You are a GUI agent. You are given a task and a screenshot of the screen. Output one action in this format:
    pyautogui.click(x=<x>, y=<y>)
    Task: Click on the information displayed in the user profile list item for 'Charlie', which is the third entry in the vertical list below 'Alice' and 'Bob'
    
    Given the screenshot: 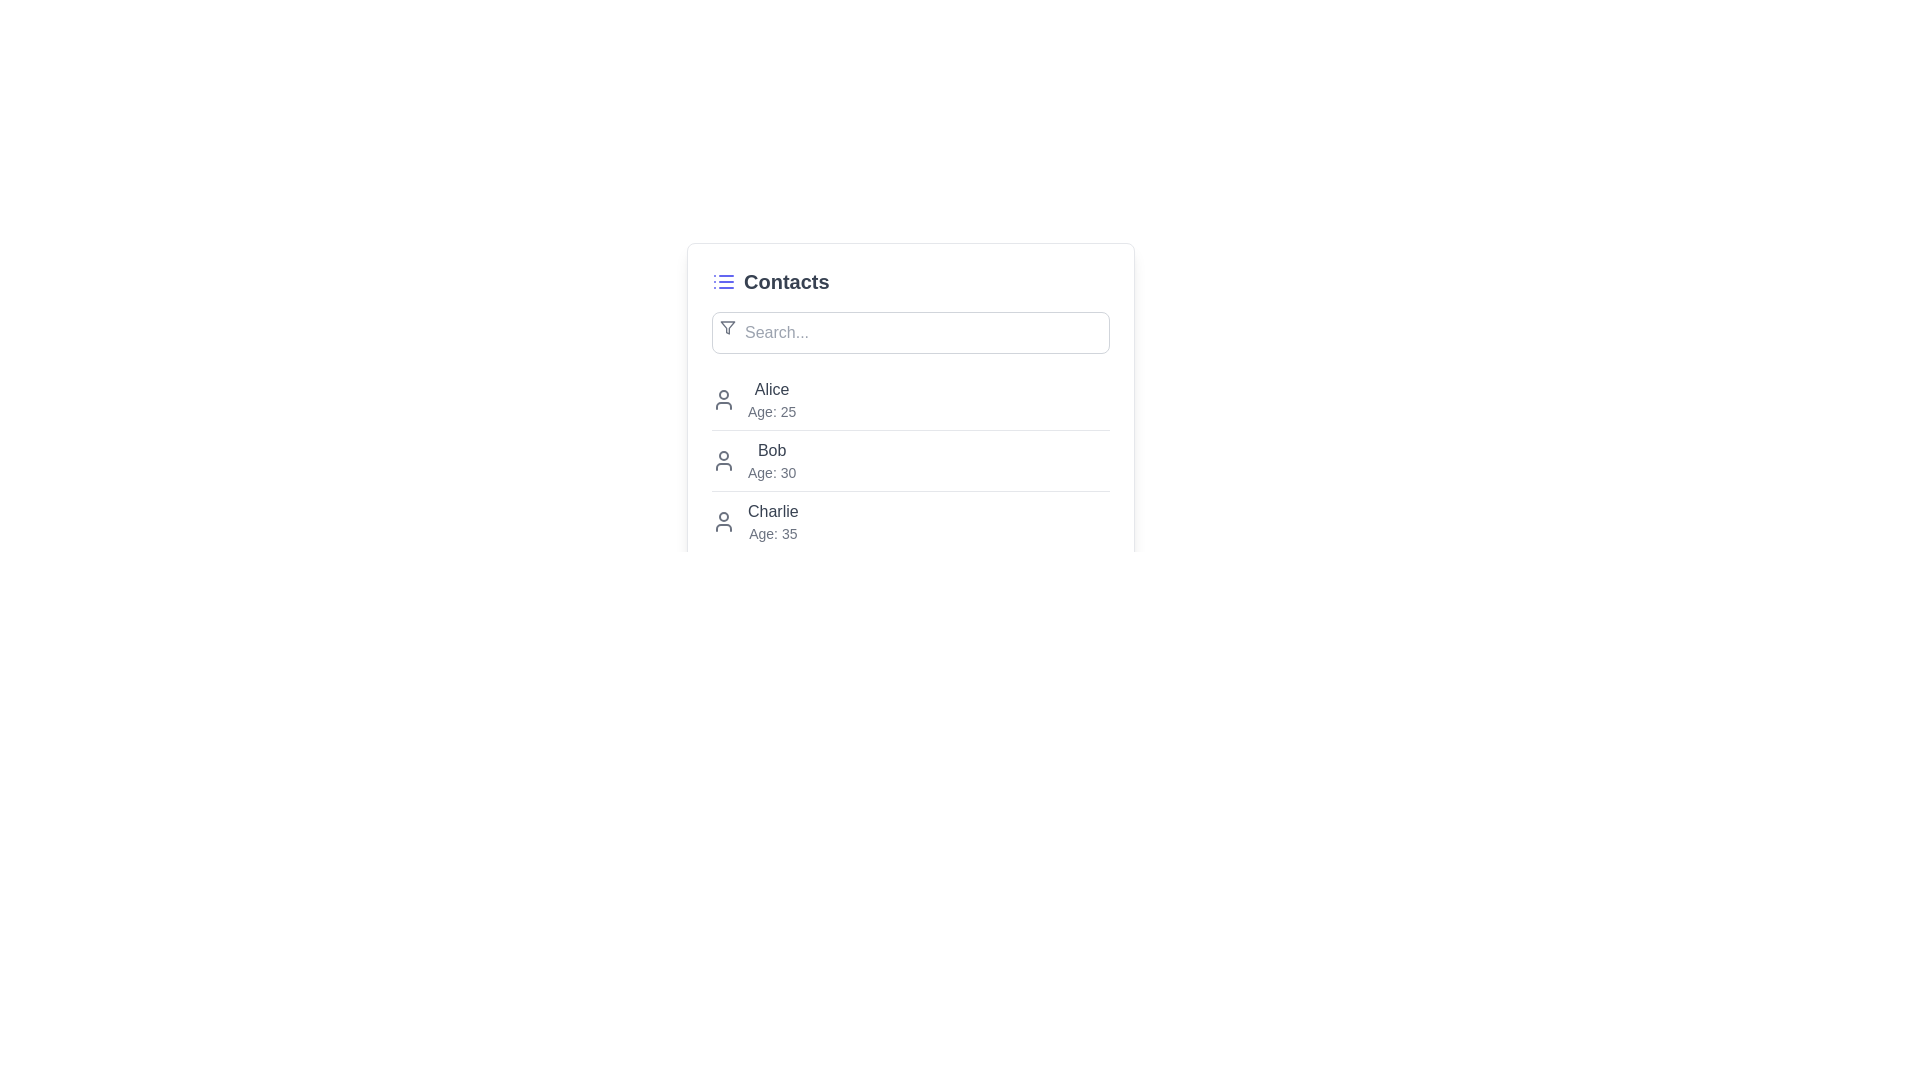 What is the action you would take?
    pyautogui.click(x=910, y=520)
    